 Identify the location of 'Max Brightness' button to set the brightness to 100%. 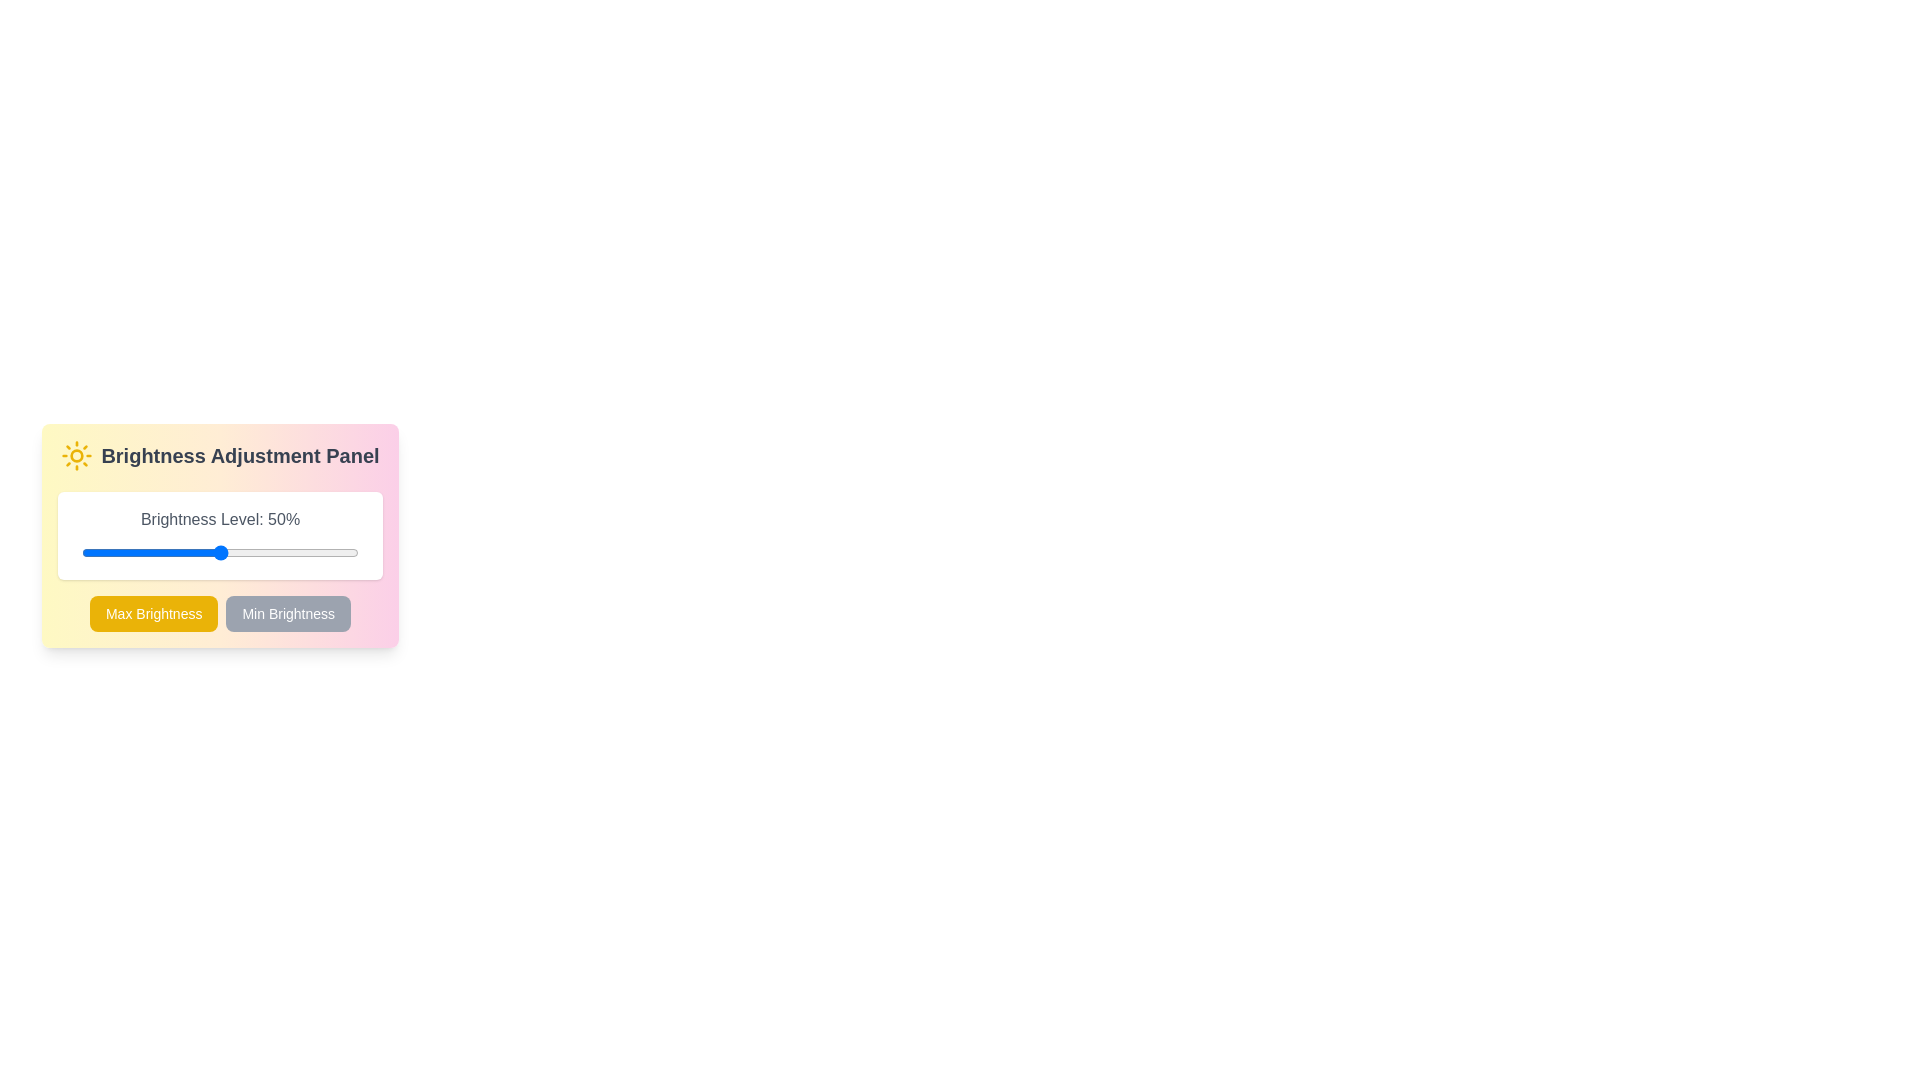
(152, 612).